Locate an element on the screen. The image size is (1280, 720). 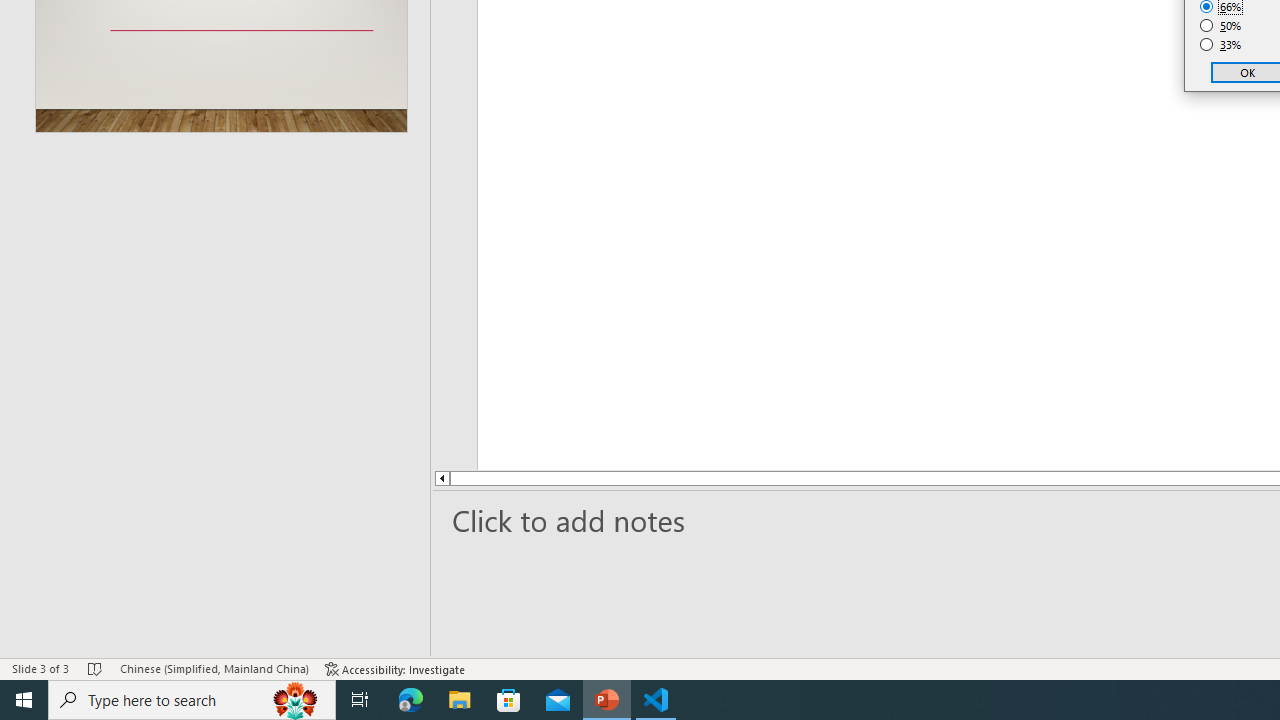
'50%' is located at coordinates (1220, 25).